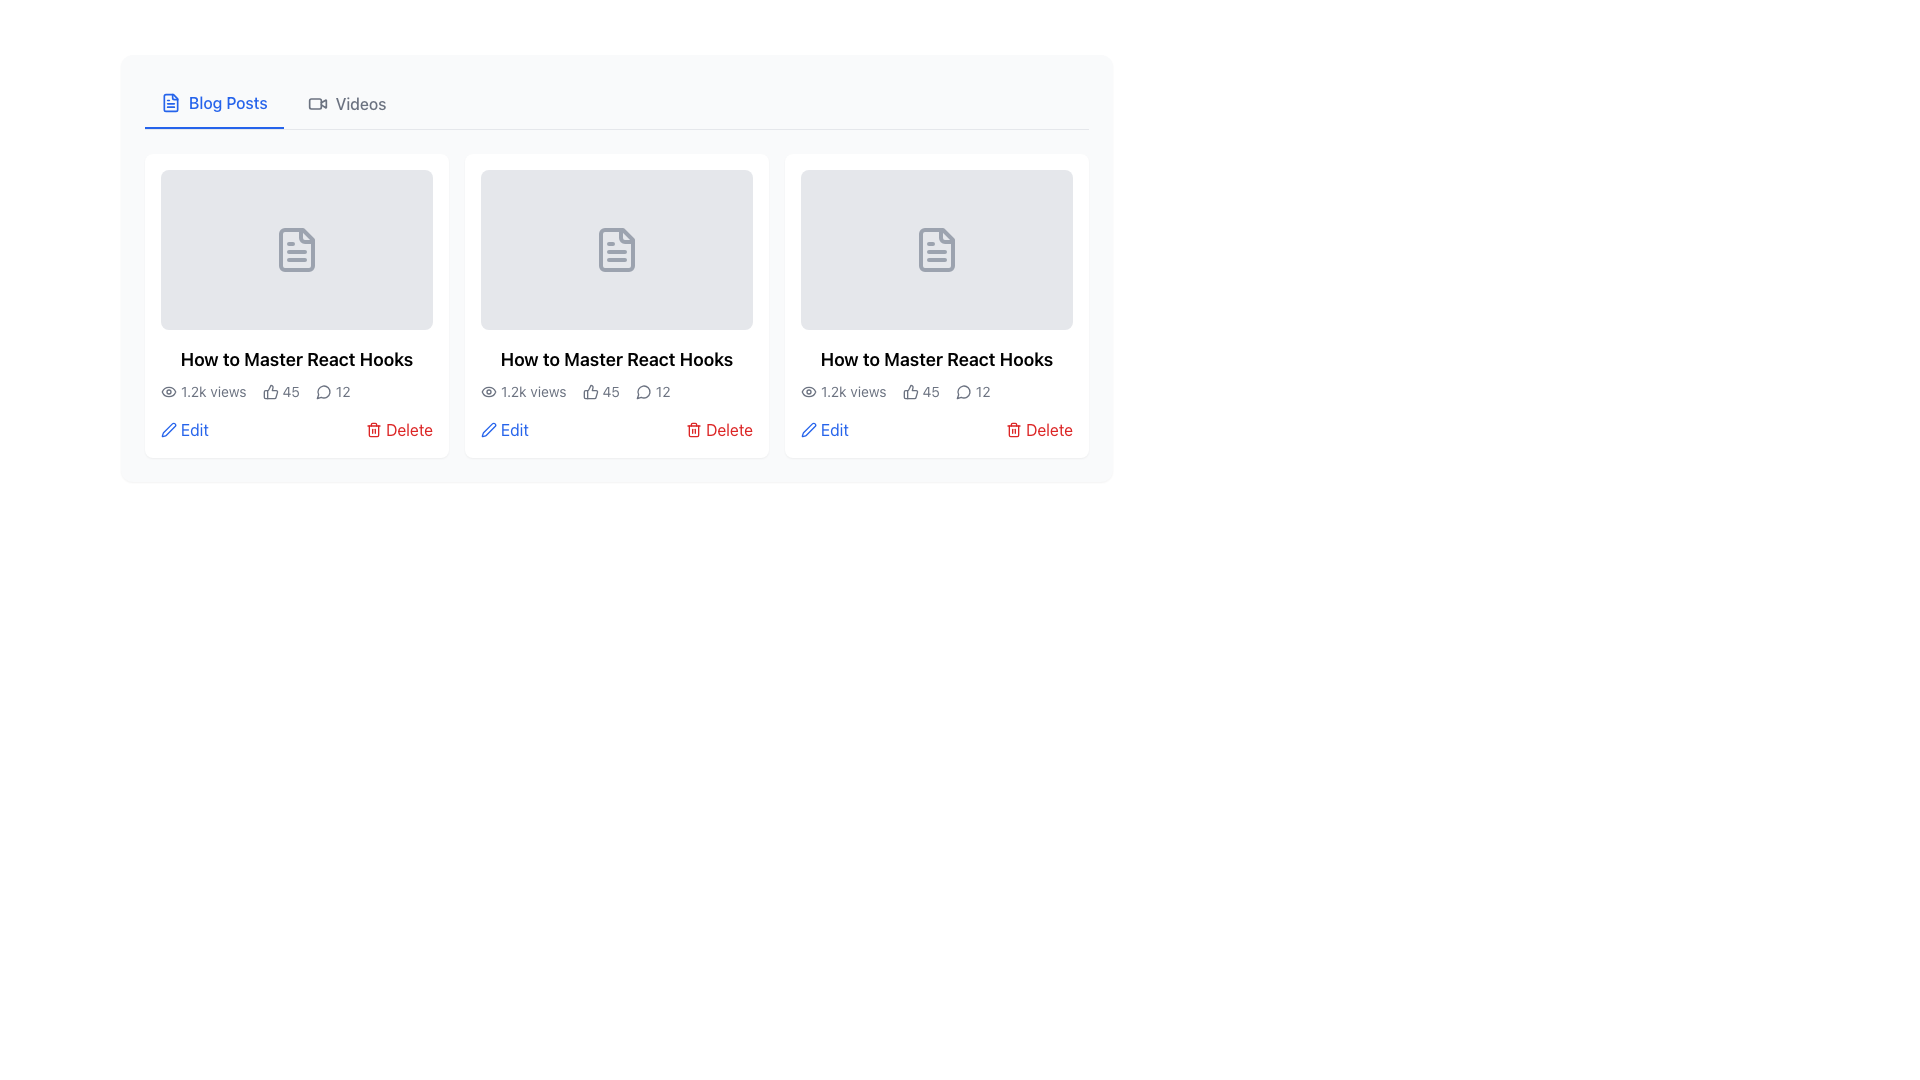 The height and width of the screenshot is (1080, 1920). I want to click on the edit button located in the leftmost card under the 'Blog Posts' section to initiate editing of the content, so click(184, 428).